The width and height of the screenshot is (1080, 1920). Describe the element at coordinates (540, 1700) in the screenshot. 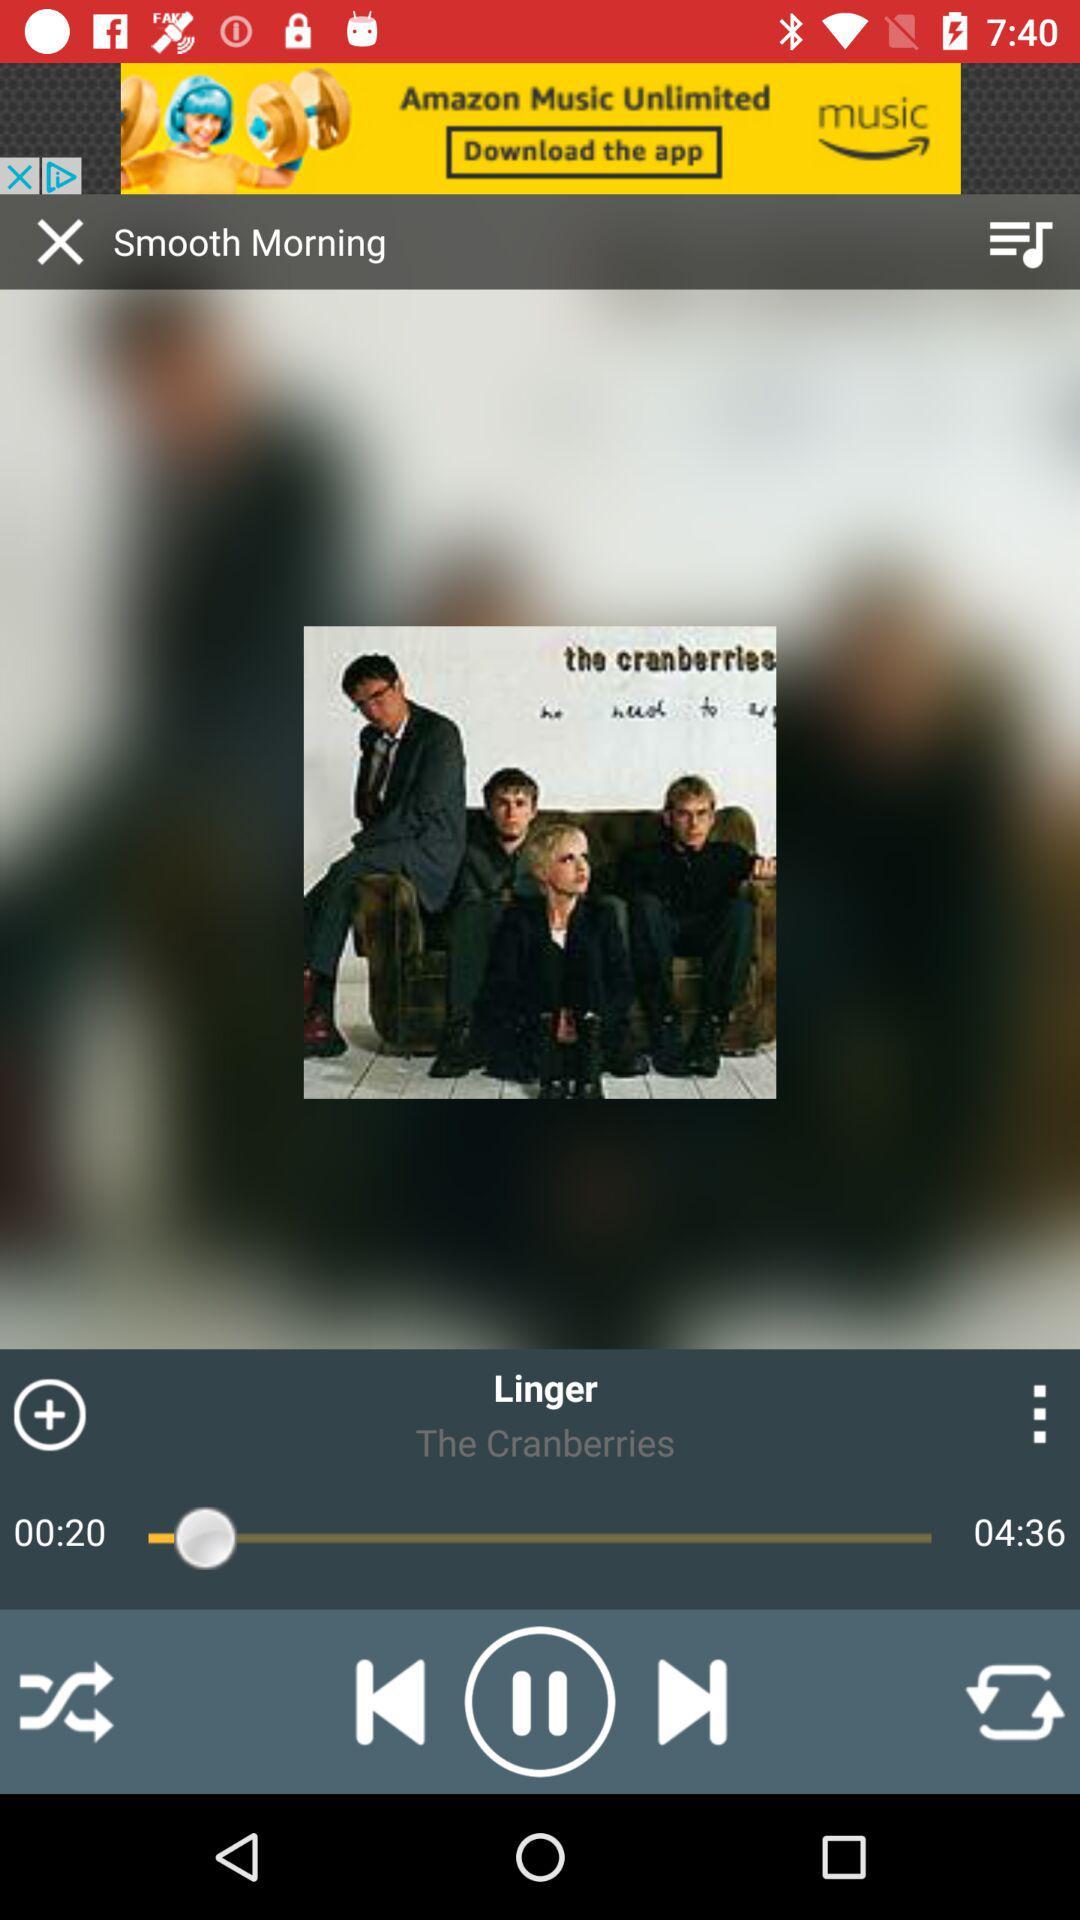

I see `the pause icon` at that location.